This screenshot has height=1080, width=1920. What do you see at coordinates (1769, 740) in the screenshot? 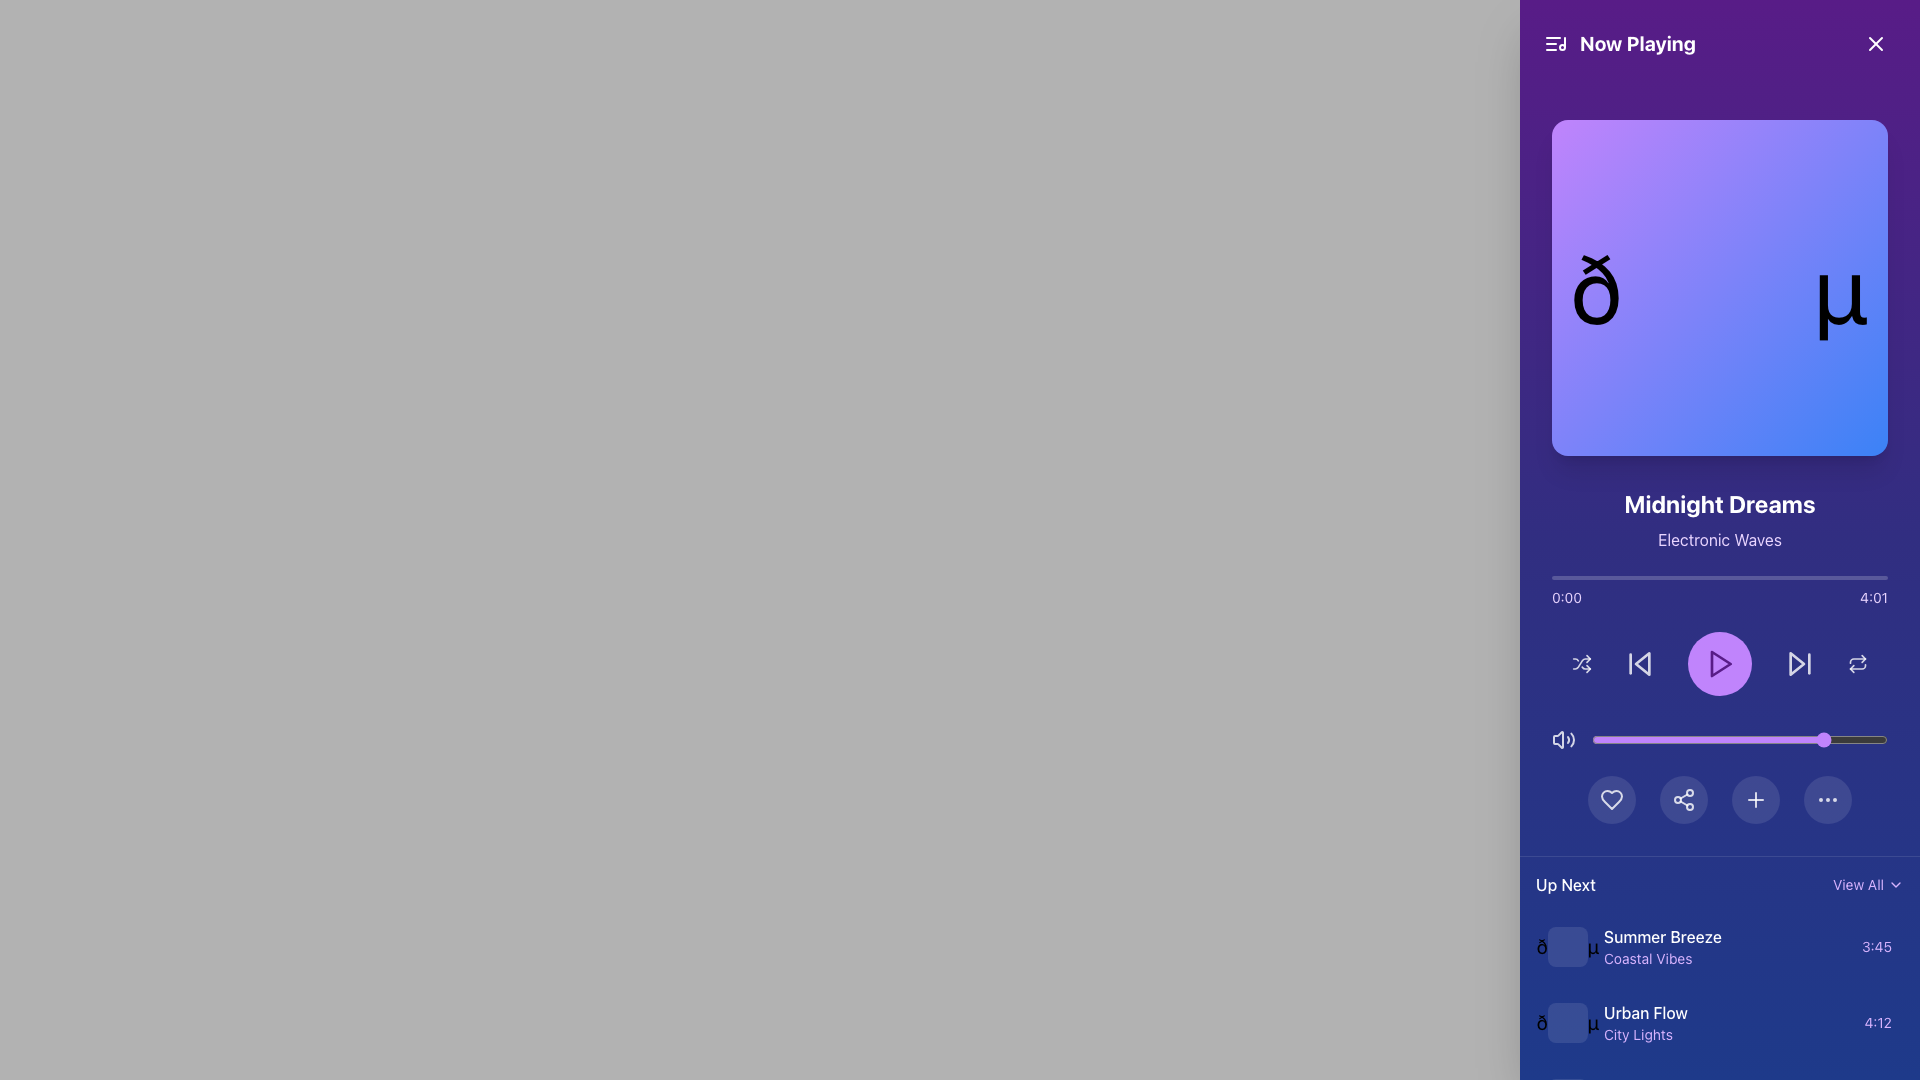
I see `slider value` at bounding box center [1769, 740].